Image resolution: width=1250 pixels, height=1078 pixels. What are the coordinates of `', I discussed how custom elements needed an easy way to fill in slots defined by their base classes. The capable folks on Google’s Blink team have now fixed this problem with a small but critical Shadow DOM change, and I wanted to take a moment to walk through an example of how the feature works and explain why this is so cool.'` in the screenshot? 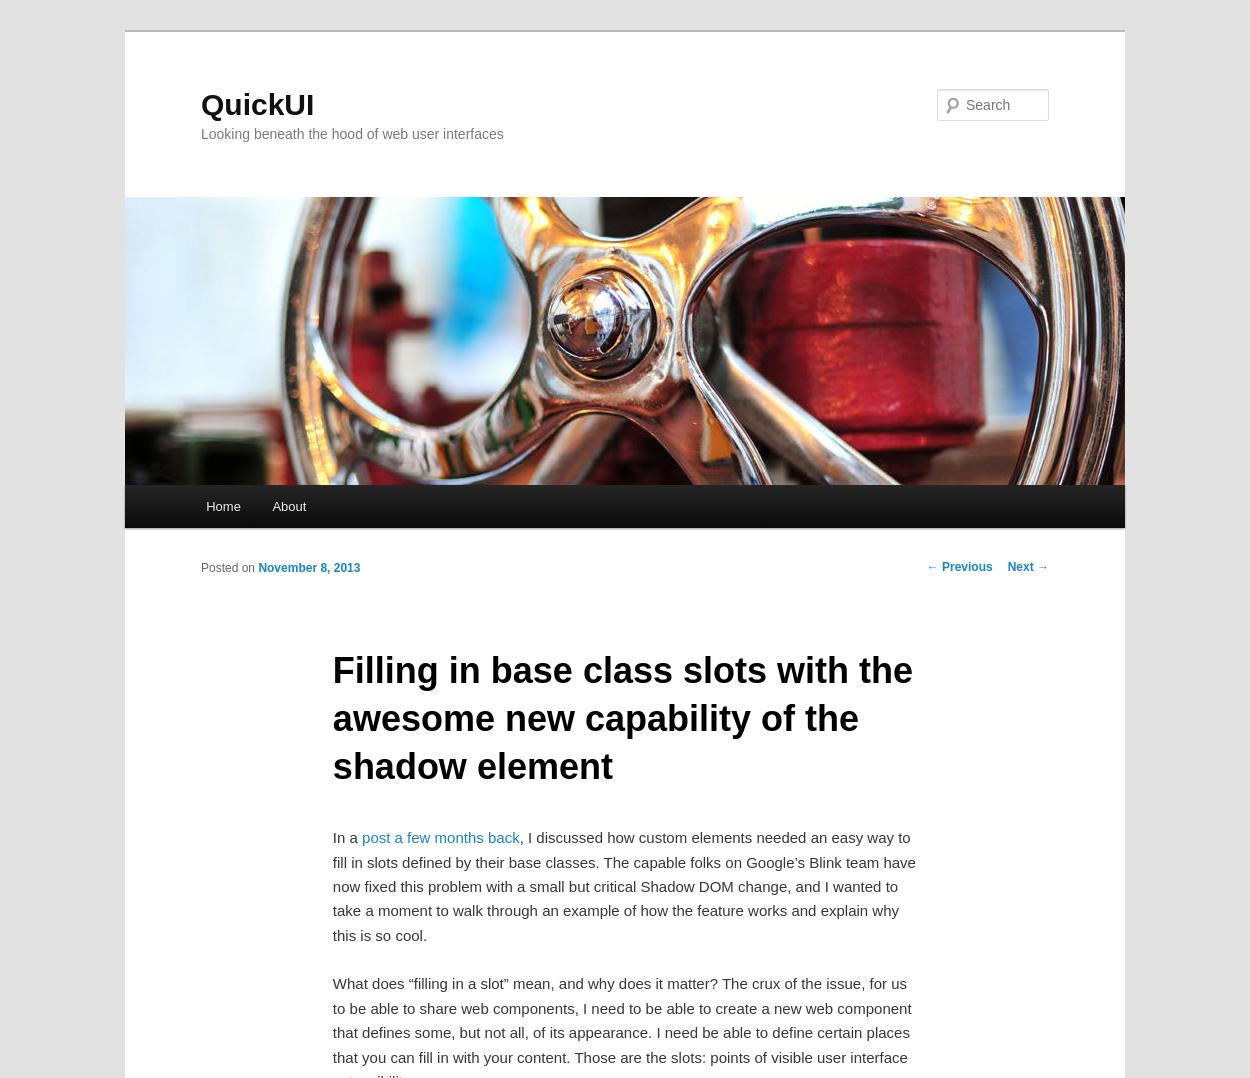 It's located at (622, 885).